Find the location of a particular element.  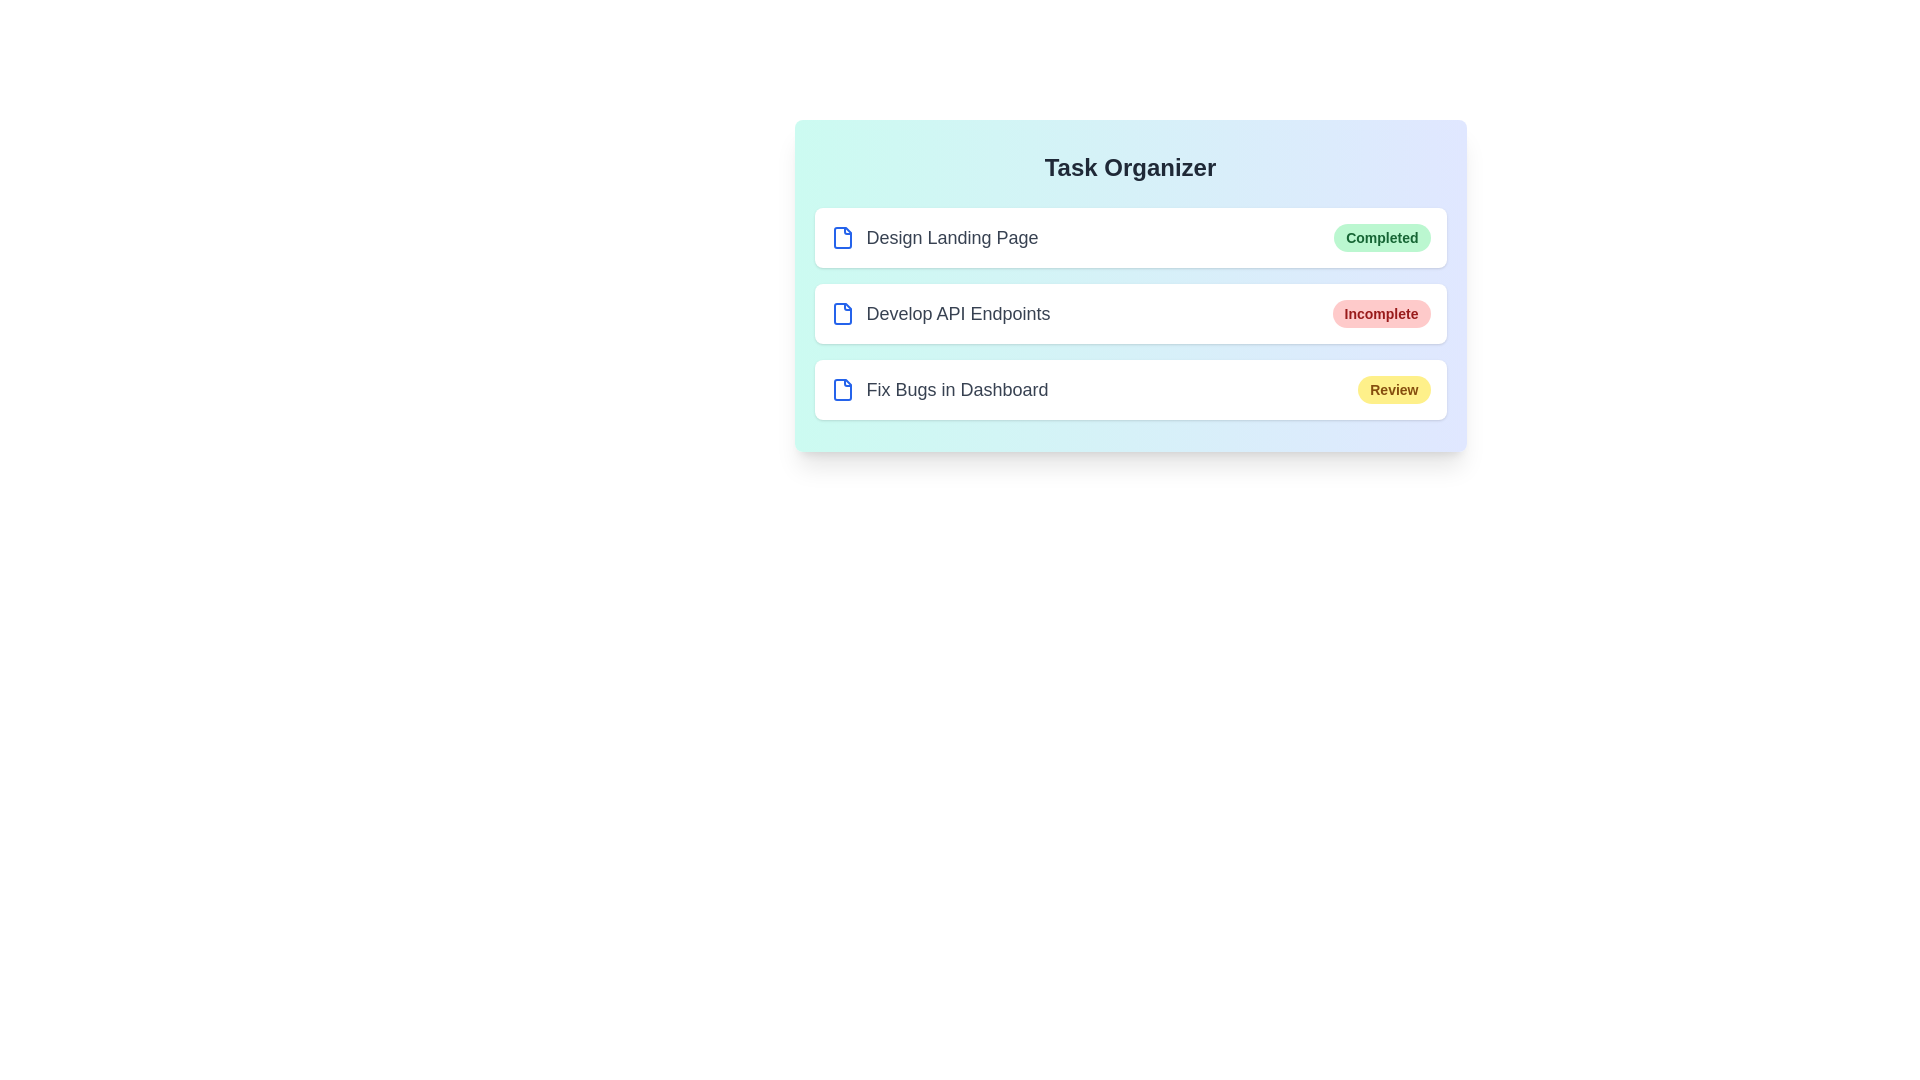

the status button of the task named Design Landing Page to toggle its completion status is located at coordinates (1381, 237).